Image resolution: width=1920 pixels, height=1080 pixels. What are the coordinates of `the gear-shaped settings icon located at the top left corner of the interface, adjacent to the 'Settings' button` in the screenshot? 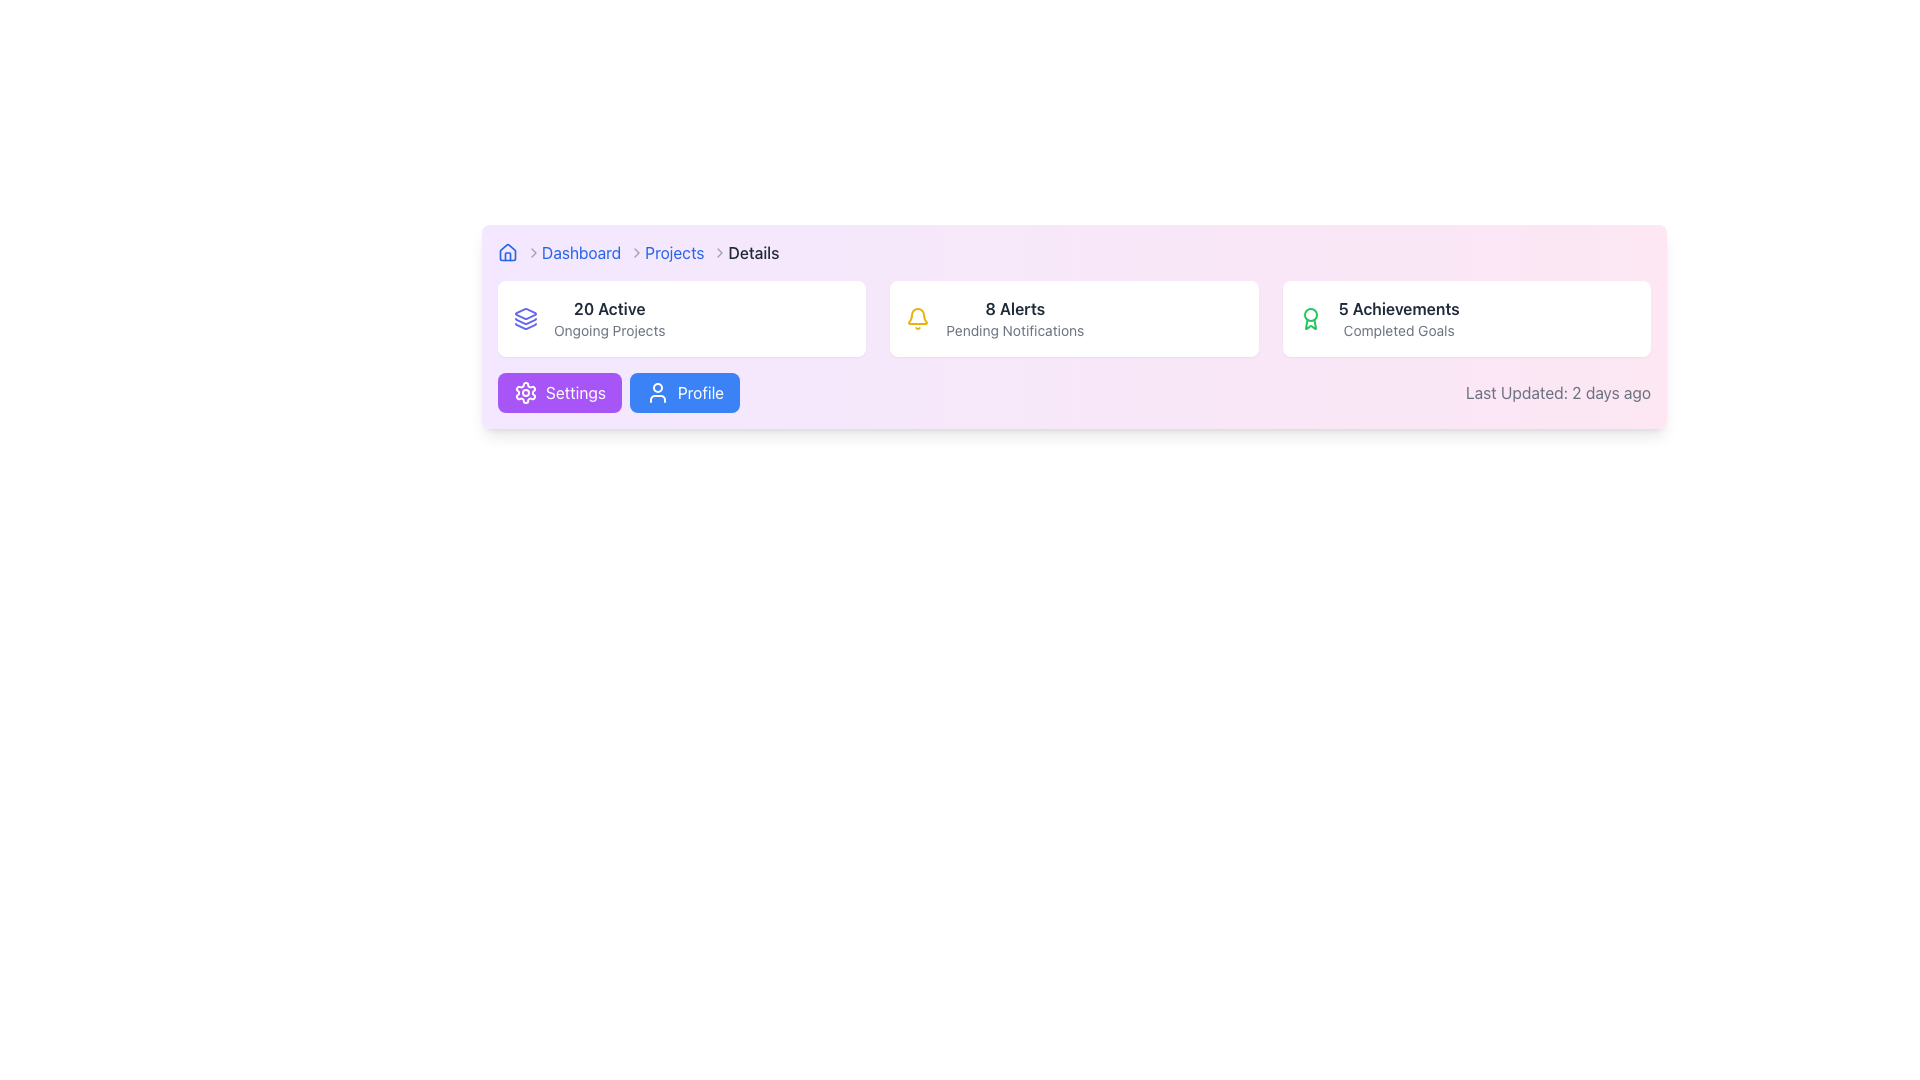 It's located at (526, 393).